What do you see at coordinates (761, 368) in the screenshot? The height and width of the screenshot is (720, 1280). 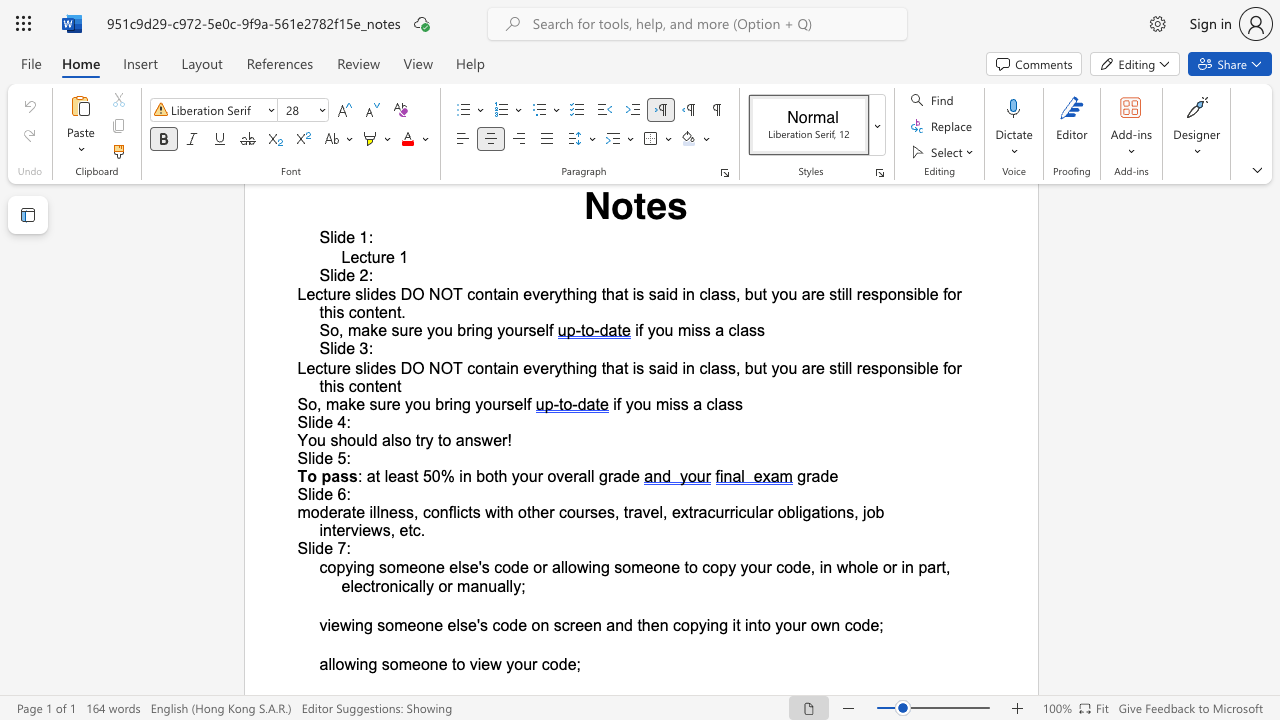 I see `the subset text "t you are still responsible for th" within the text "everything that is said in class, but you are still responsible for this content"` at bounding box center [761, 368].